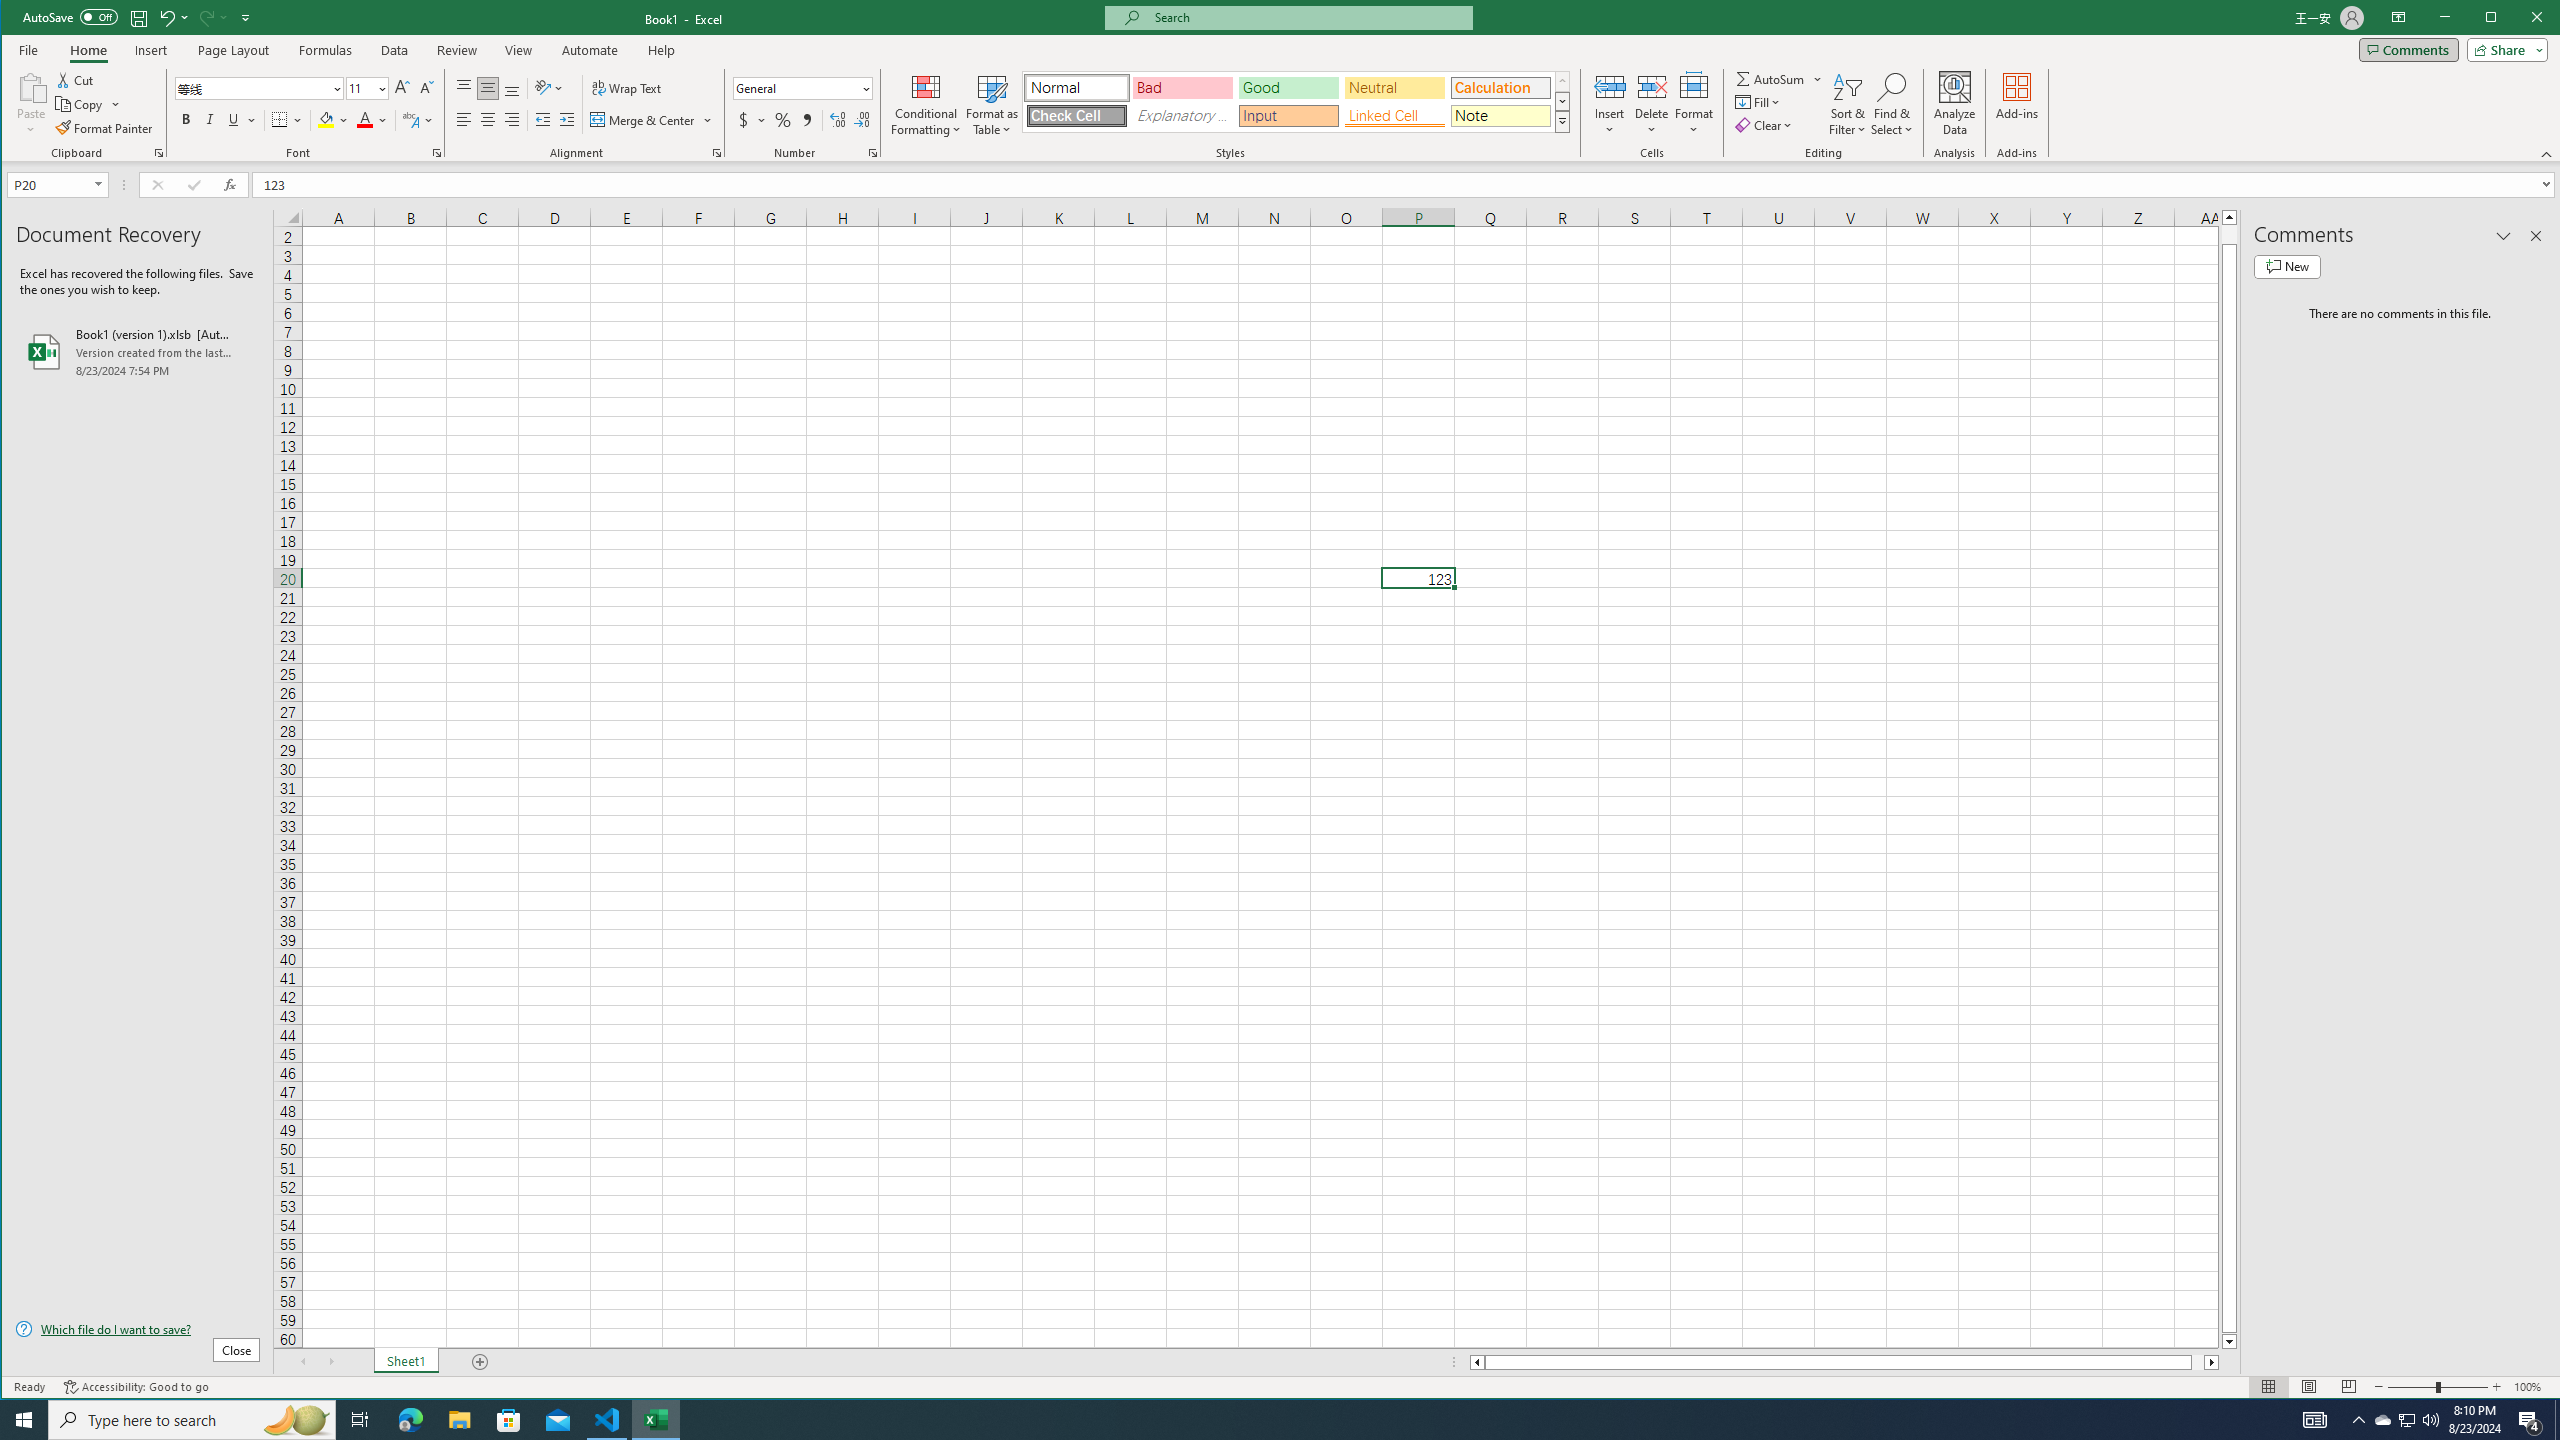 The width and height of the screenshot is (2560, 1440). What do you see at coordinates (566, 119) in the screenshot?
I see `'Increase Indent'` at bounding box center [566, 119].